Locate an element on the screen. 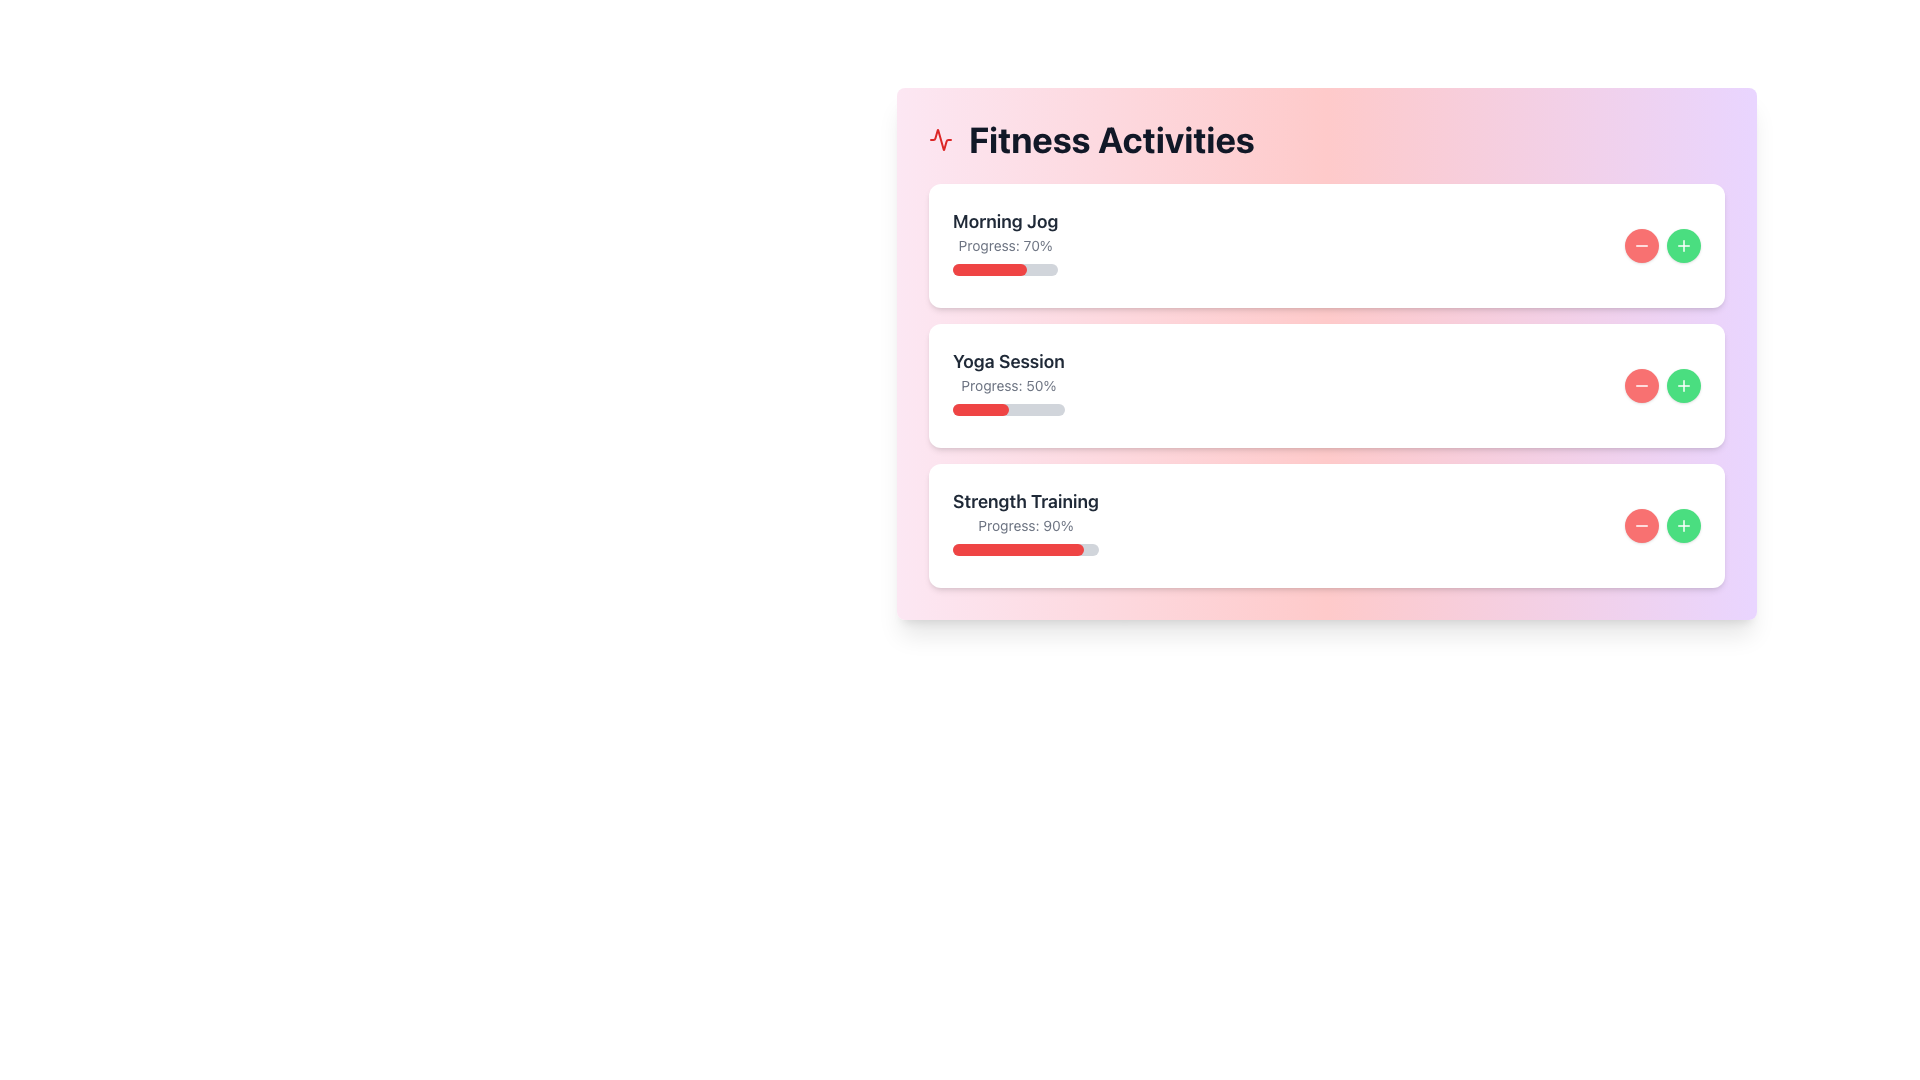 This screenshot has height=1080, width=1920. the current progress represented by the filled portion of the progress bar under the 'Yoga Session' label, which is approximately 50% complete is located at coordinates (980, 408).